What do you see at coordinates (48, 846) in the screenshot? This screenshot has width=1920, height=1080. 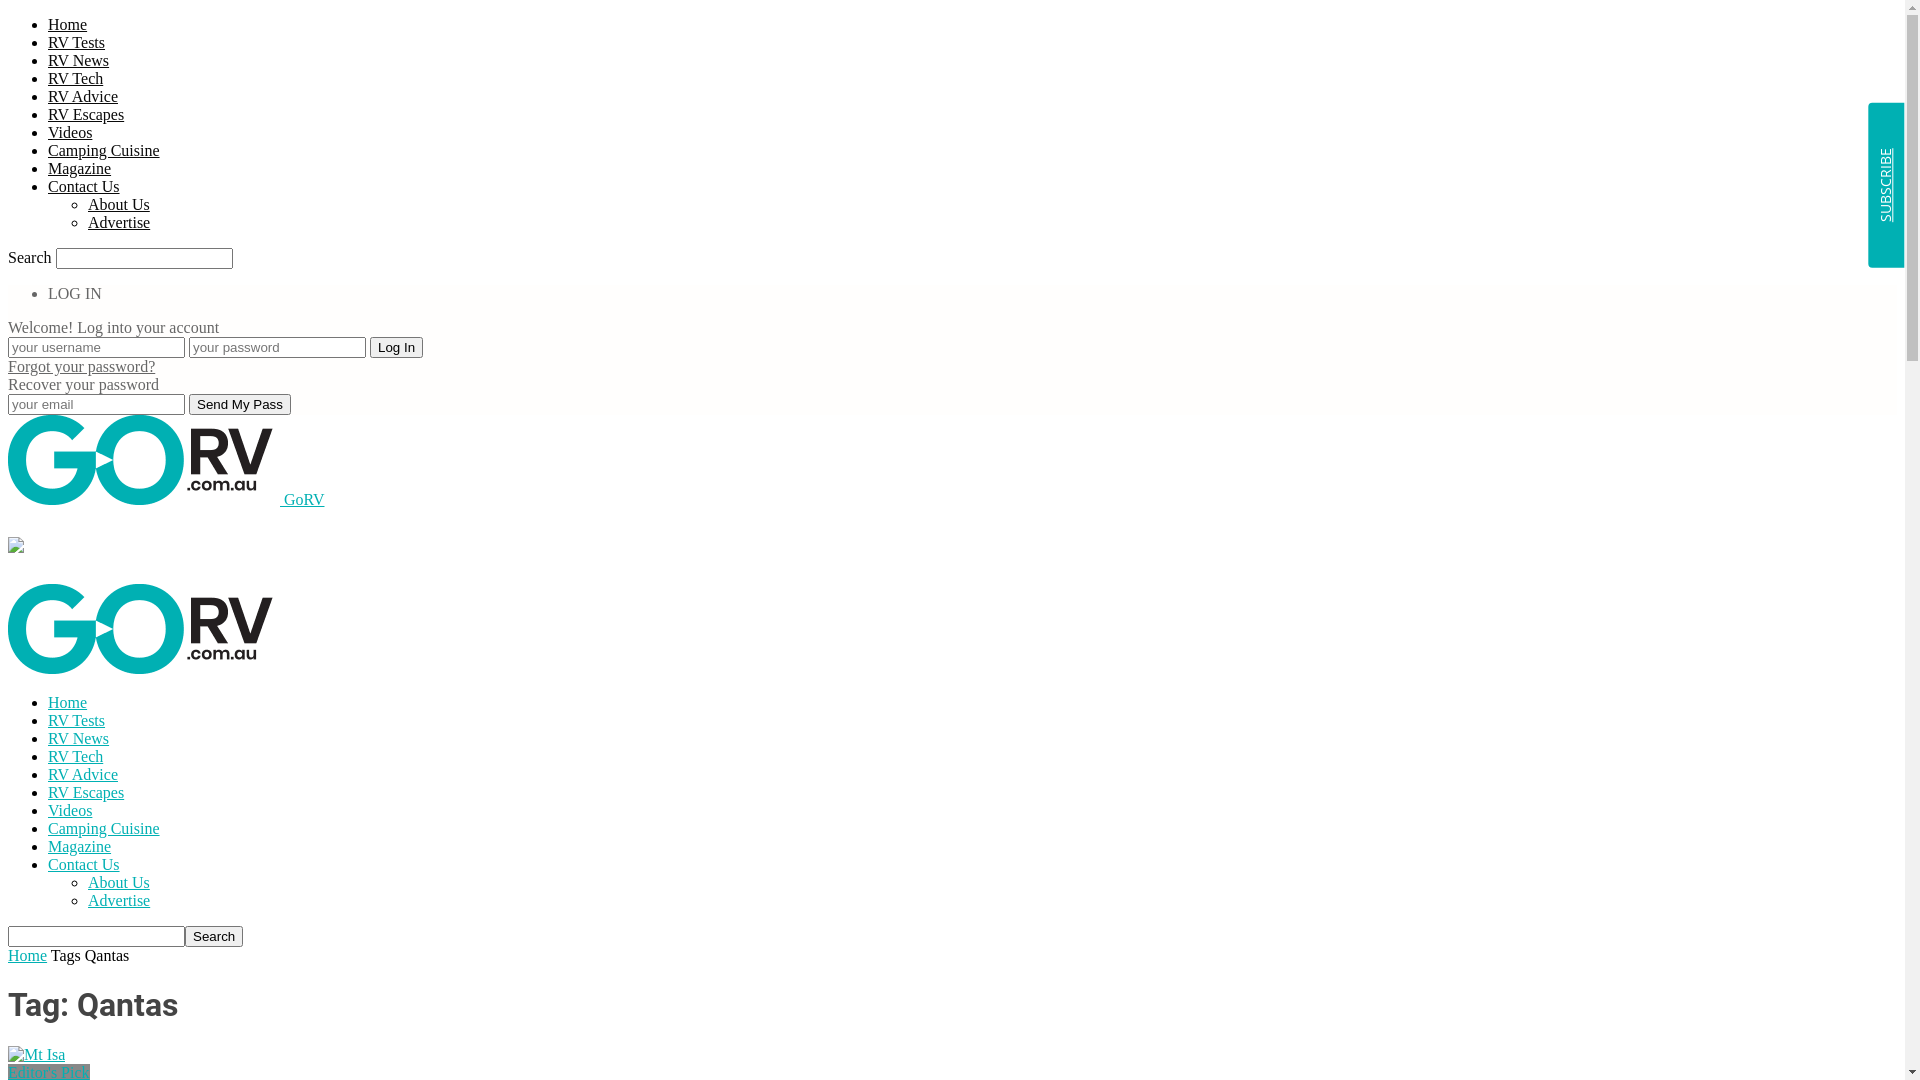 I see `'Magazine'` at bounding box center [48, 846].